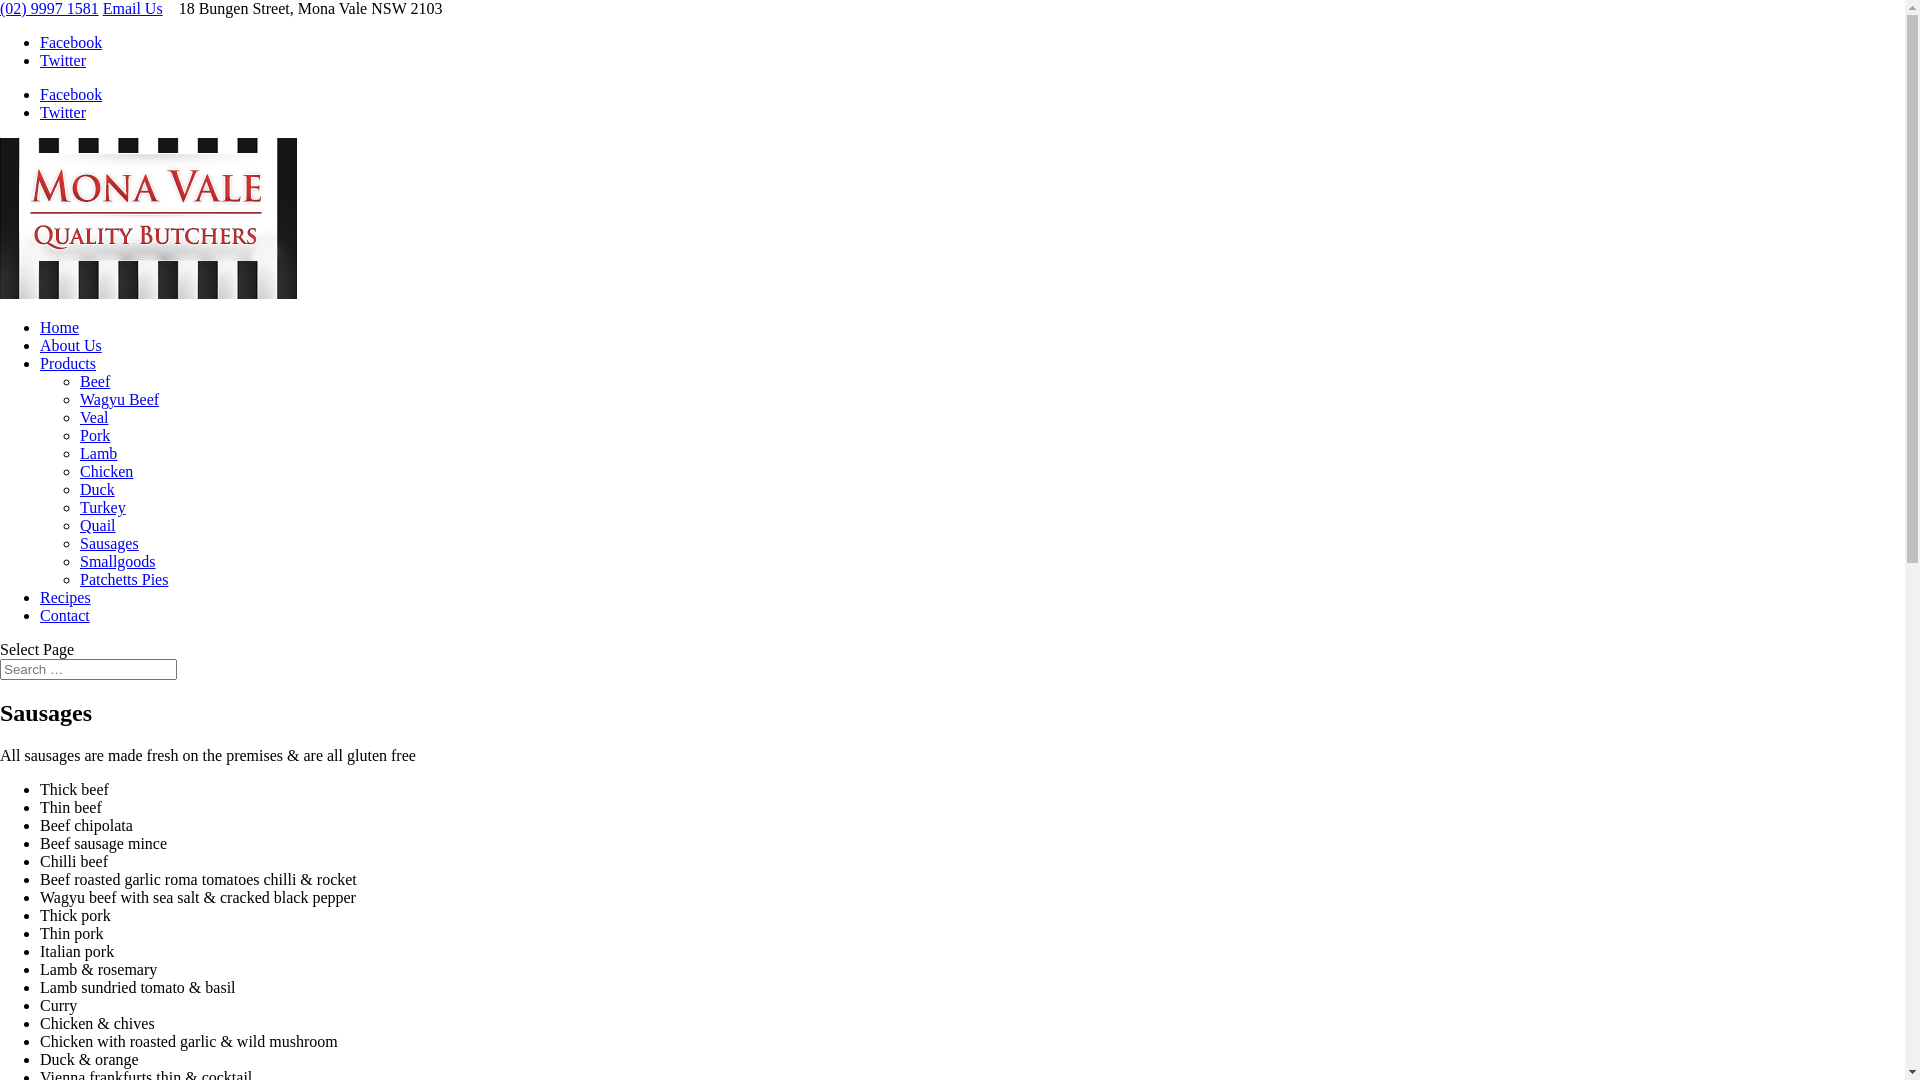 The height and width of the screenshot is (1080, 1920). Describe the element at coordinates (71, 344) in the screenshot. I see `'About Us'` at that location.